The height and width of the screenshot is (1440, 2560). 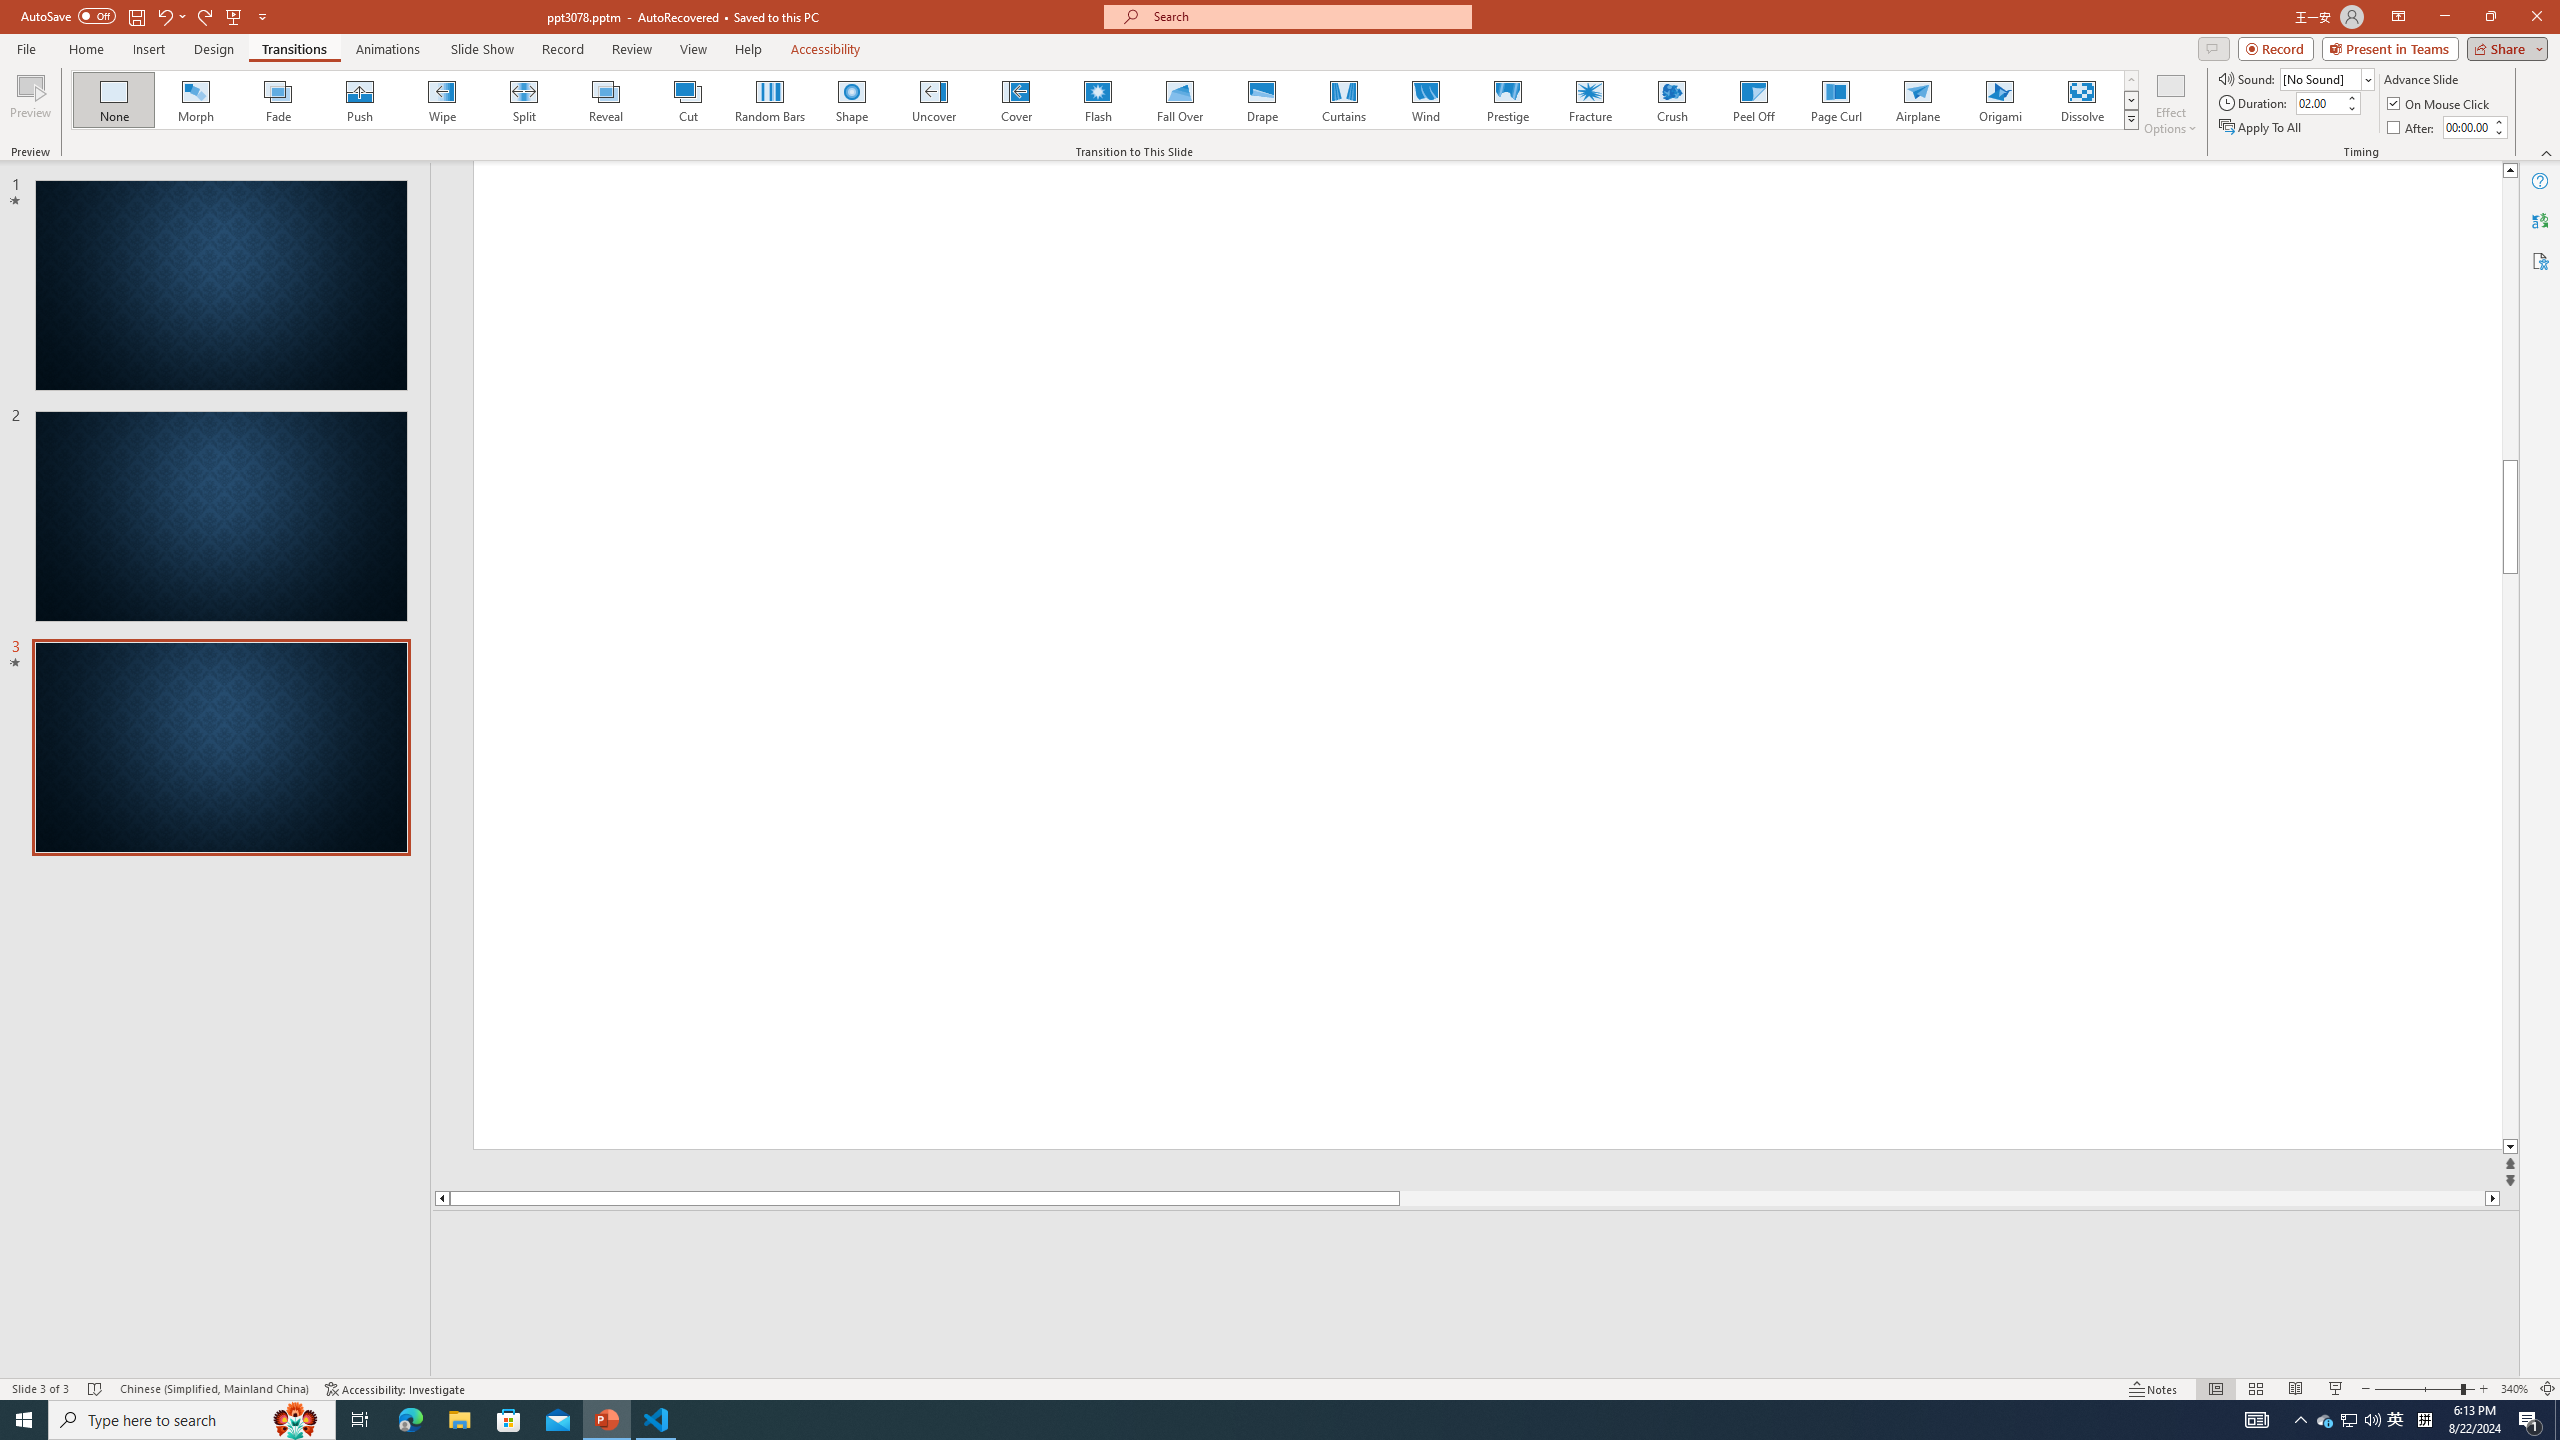 I want to click on 'Drape', so click(x=1261, y=99).